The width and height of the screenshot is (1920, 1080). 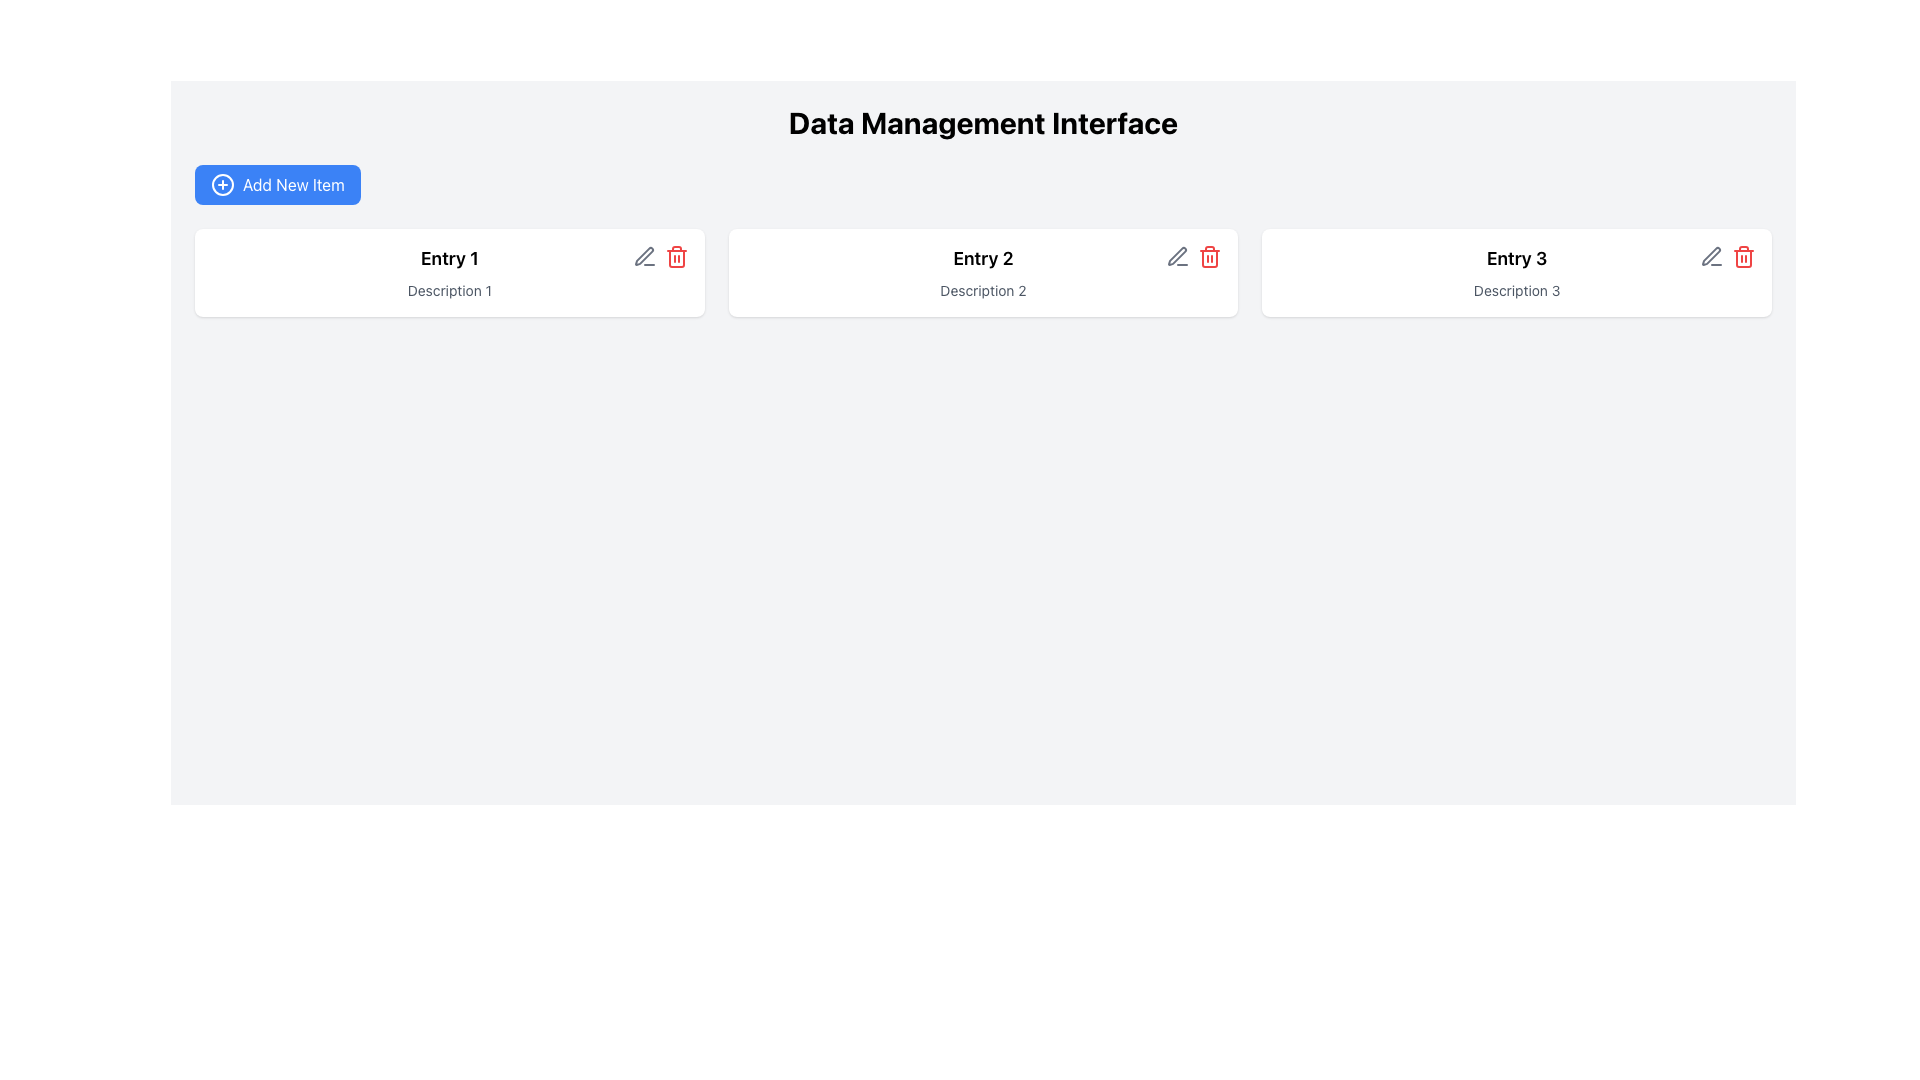 What do you see at coordinates (1177, 255) in the screenshot?
I see `the pencil-shaped edit icon located within the card labeled 'Entry 2'` at bounding box center [1177, 255].